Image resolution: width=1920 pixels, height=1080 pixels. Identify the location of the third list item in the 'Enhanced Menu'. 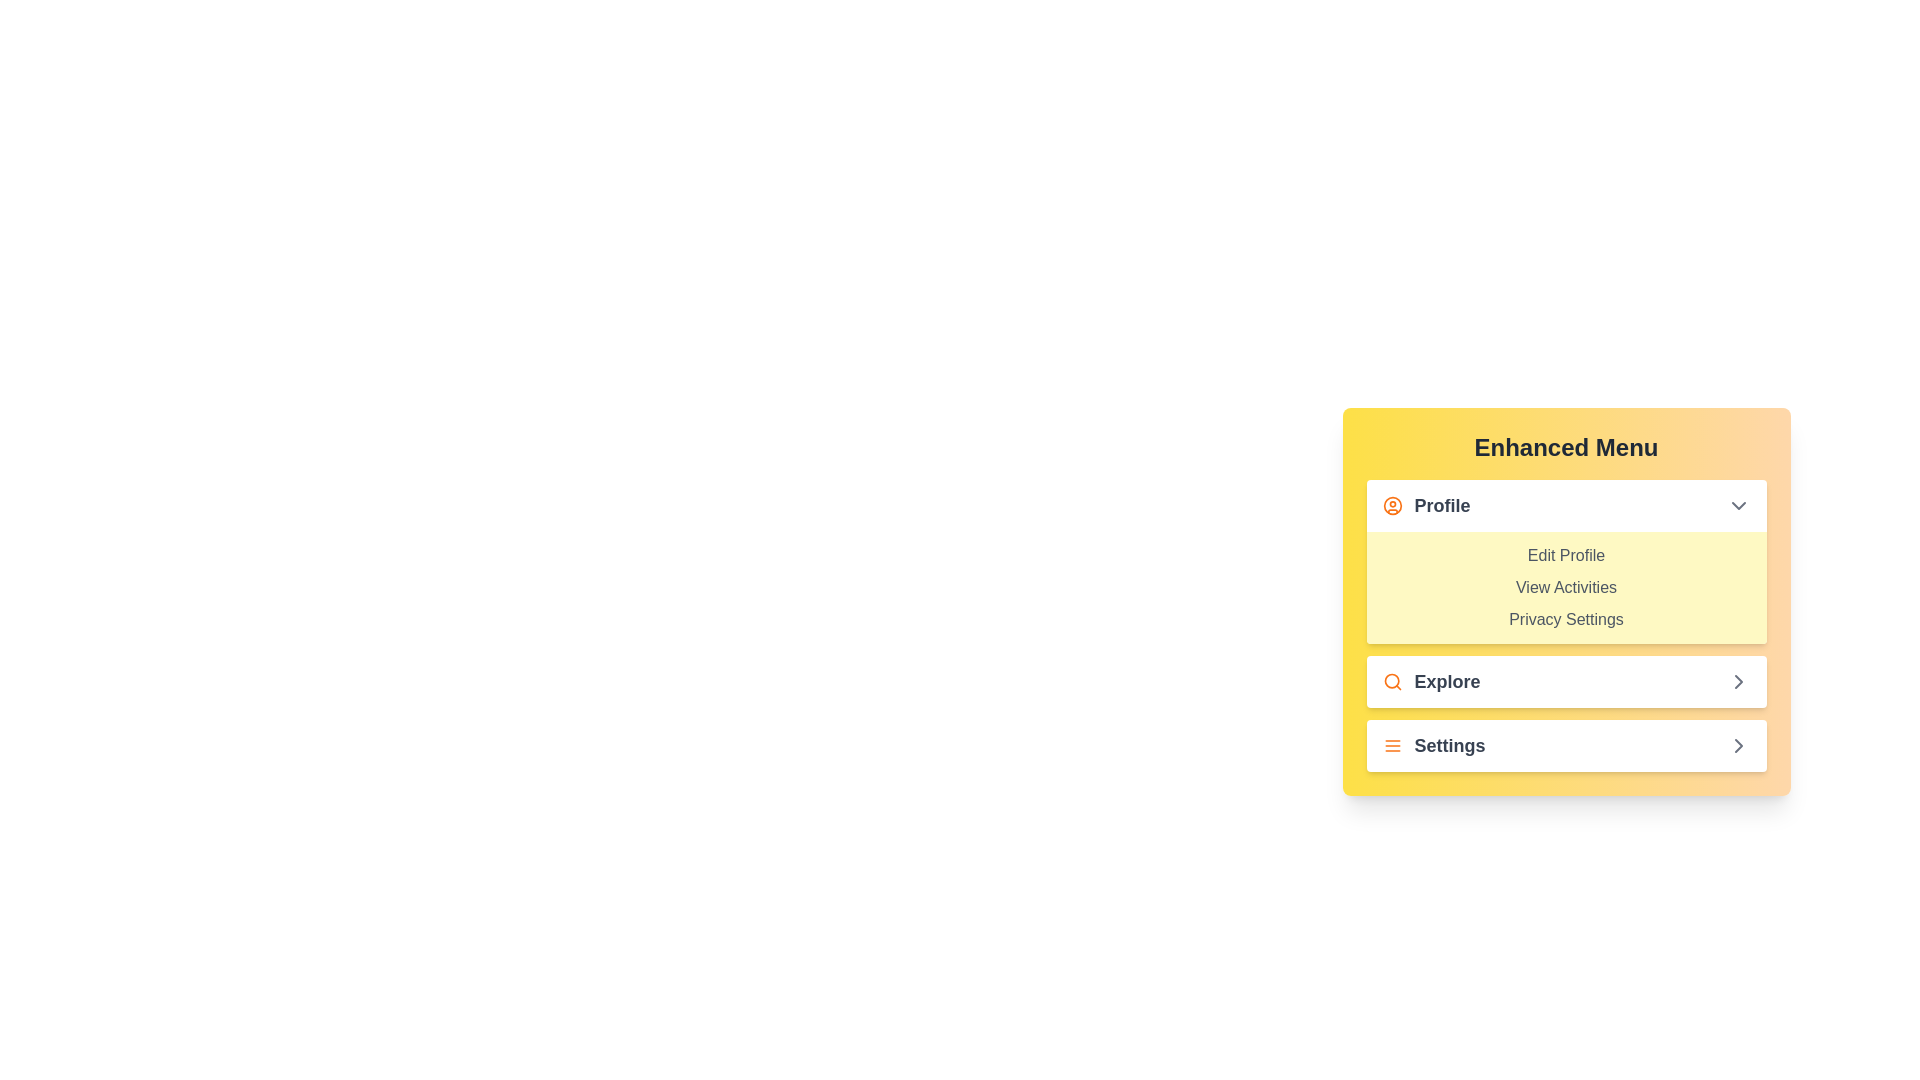
(1565, 745).